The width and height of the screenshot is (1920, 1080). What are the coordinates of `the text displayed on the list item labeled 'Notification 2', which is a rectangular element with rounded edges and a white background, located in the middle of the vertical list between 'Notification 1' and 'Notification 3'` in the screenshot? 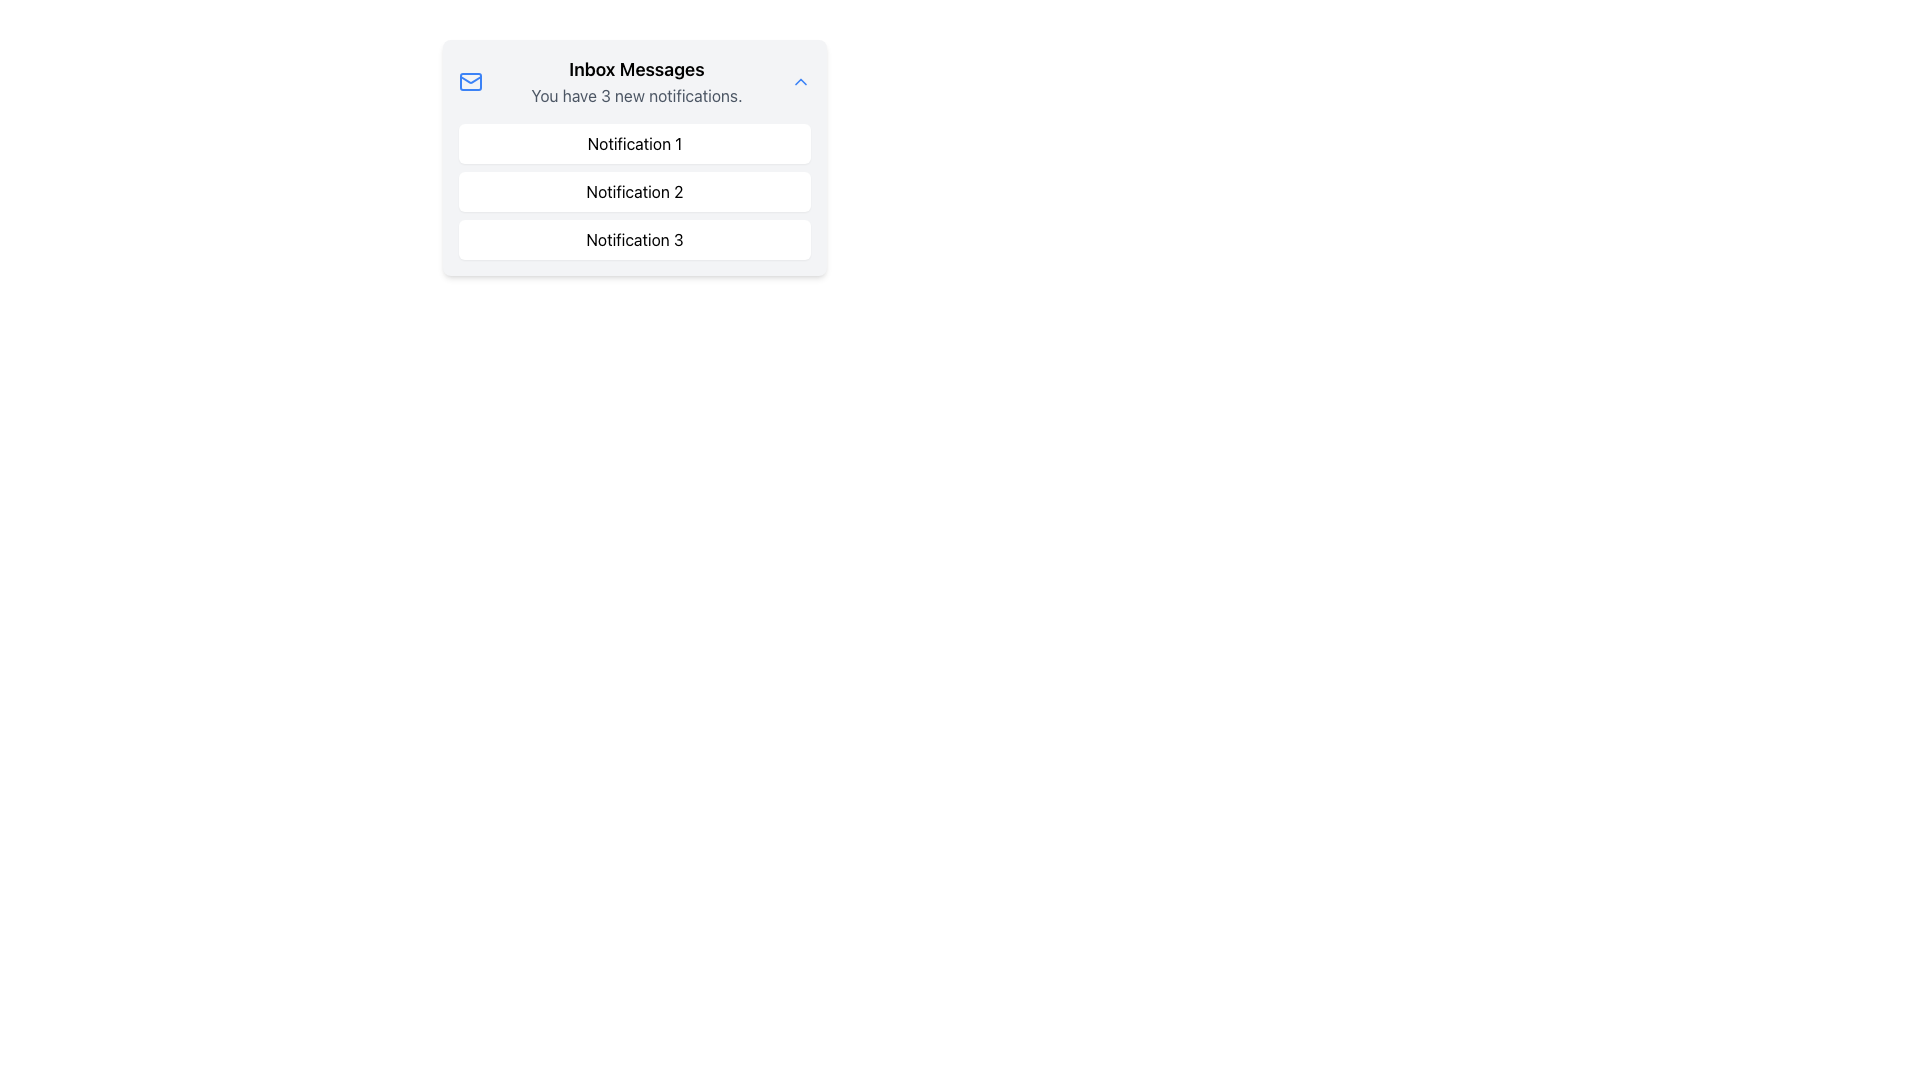 It's located at (633, 192).